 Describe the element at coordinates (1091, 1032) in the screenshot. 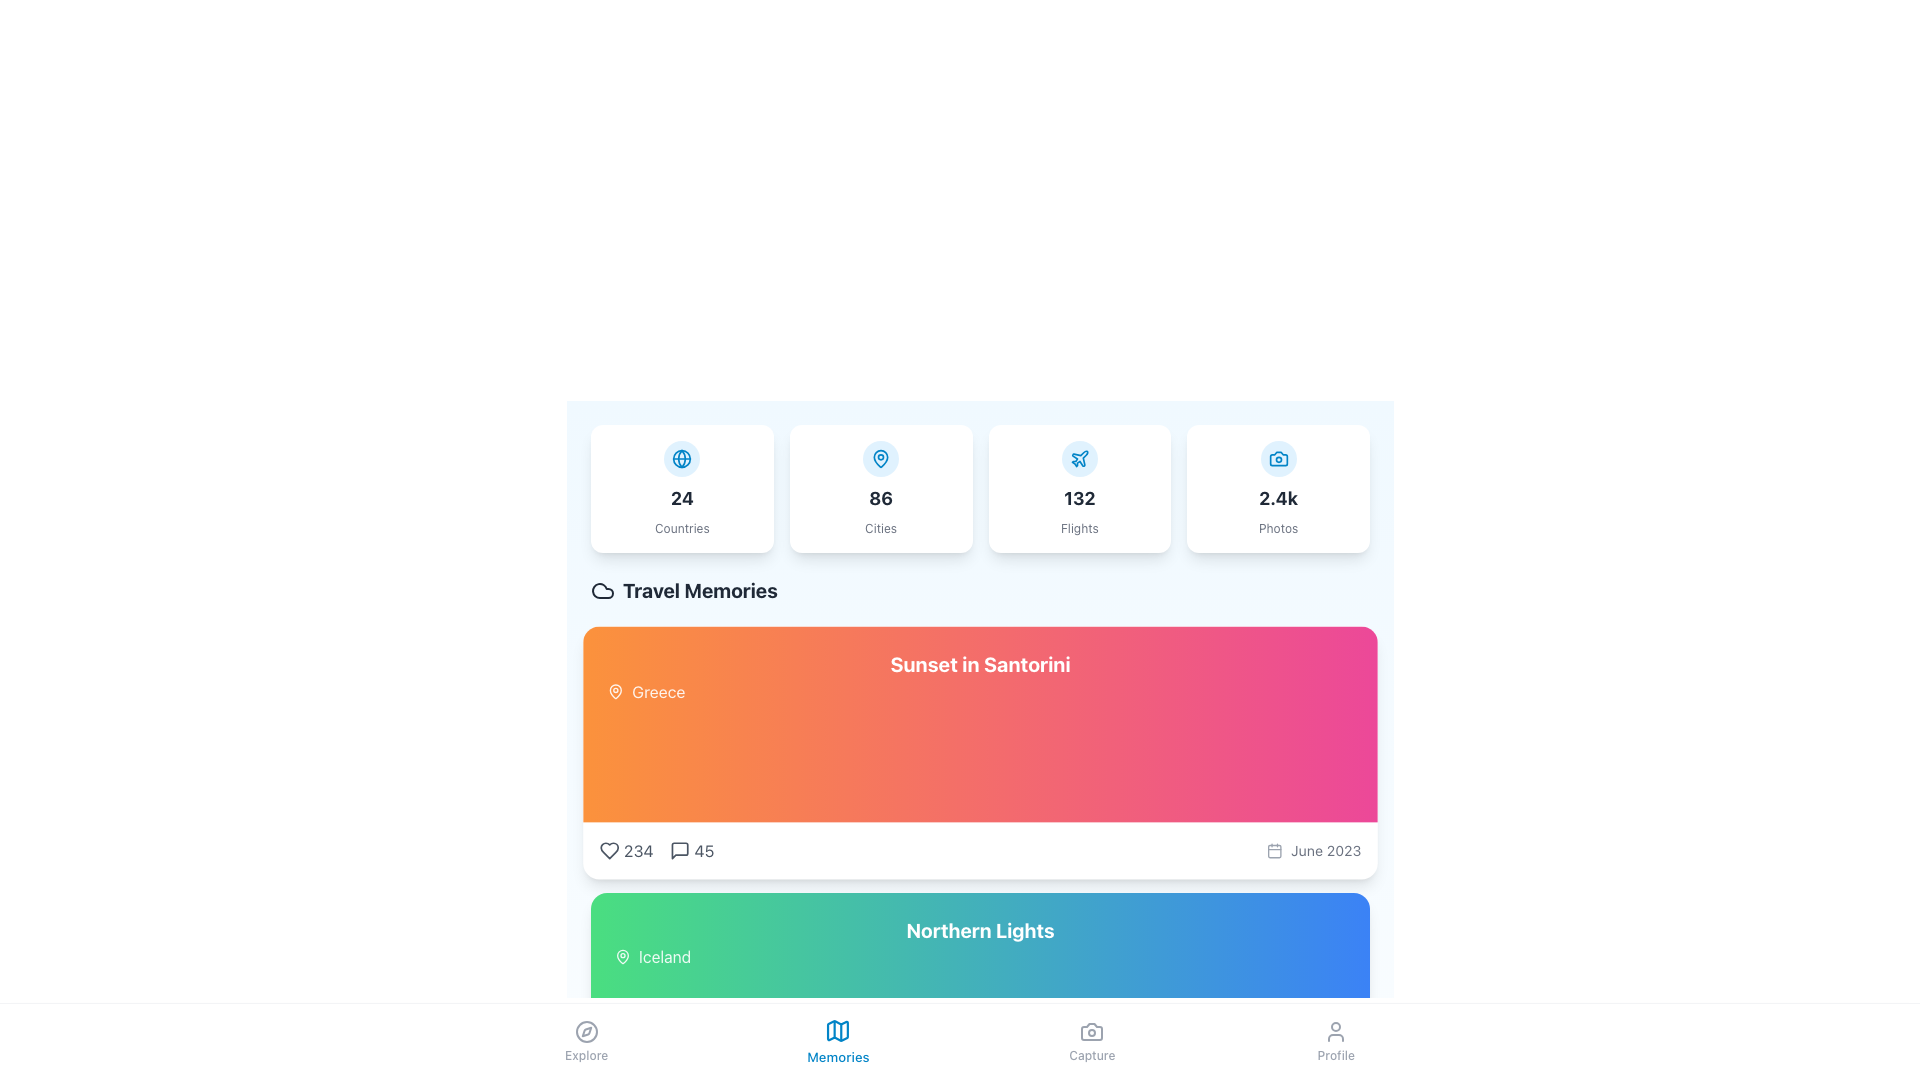

I see `the 'Capture' icon` at that location.